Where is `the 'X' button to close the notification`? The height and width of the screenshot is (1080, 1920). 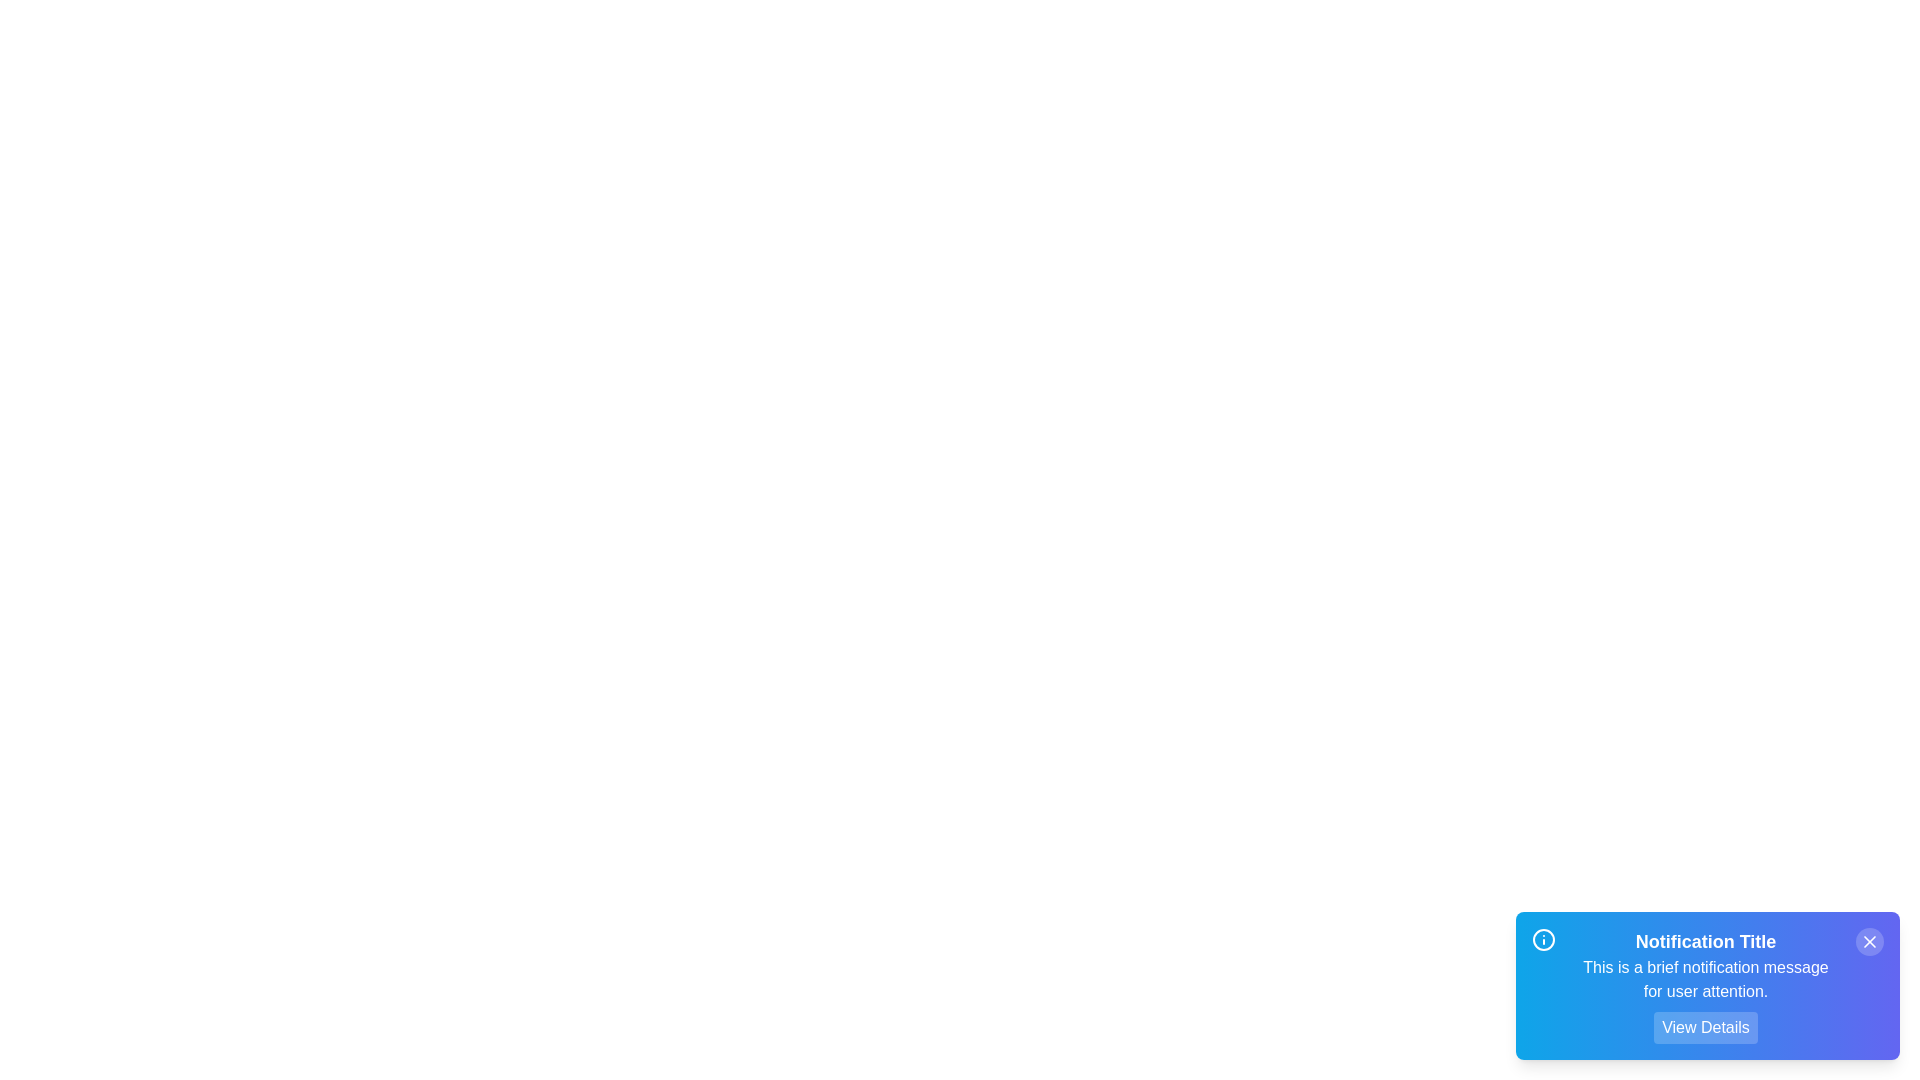 the 'X' button to close the notification is located at coordinates (1869, 941).